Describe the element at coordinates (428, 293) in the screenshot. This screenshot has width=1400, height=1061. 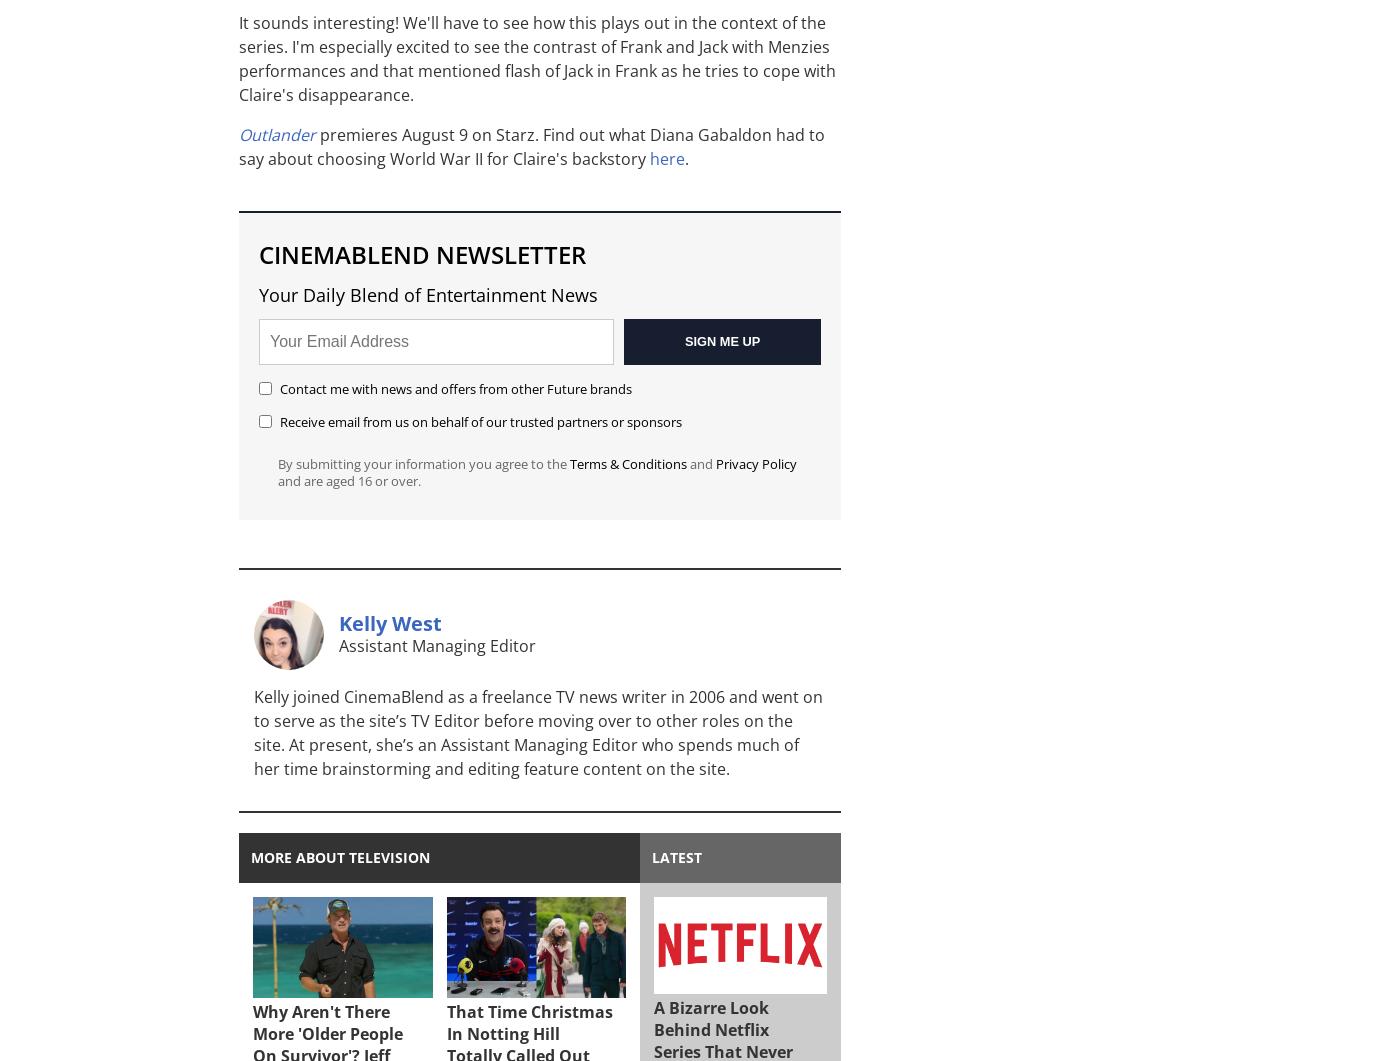
I see `'Your Daily Blend of Entertainment News'` at that location.